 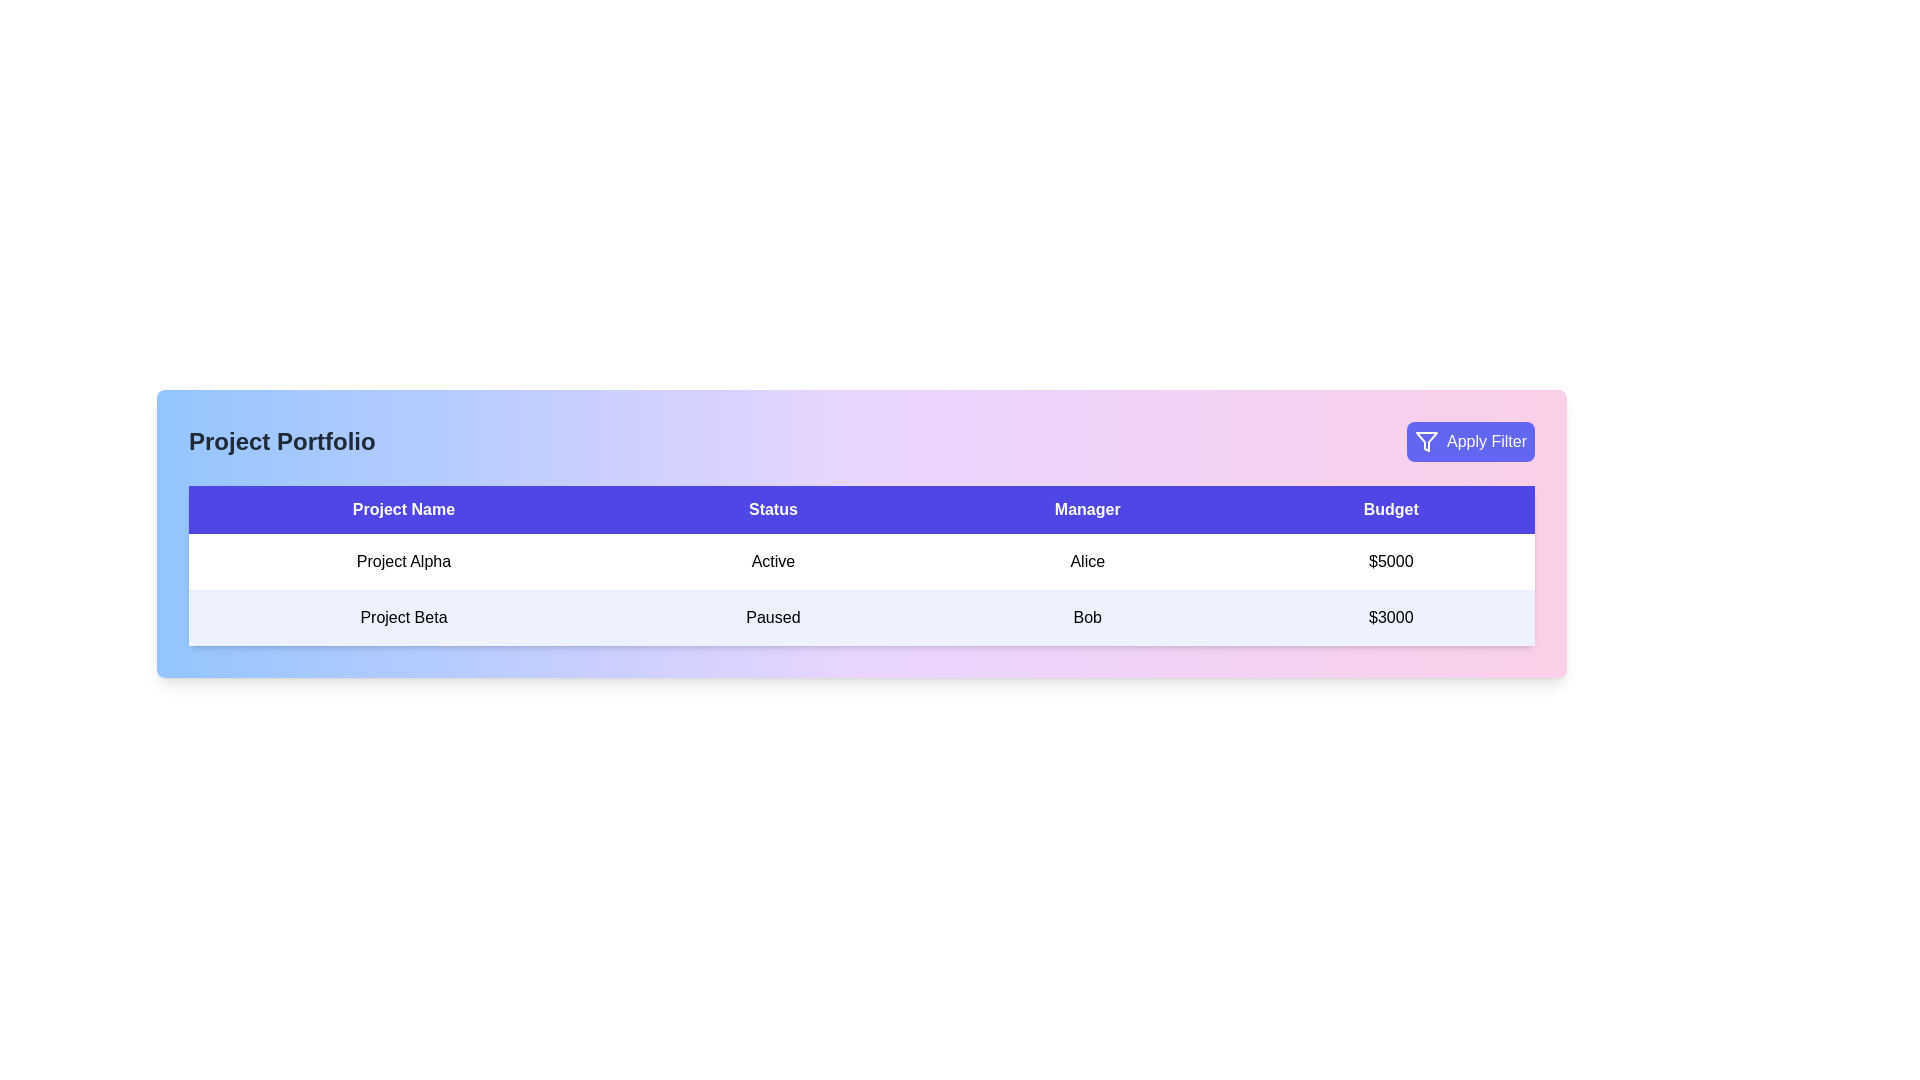 What do you see at coordinates (862, 562) in the screenshot?
I see `the first row of the data table that displays project information` at bounding box center [862, 562].